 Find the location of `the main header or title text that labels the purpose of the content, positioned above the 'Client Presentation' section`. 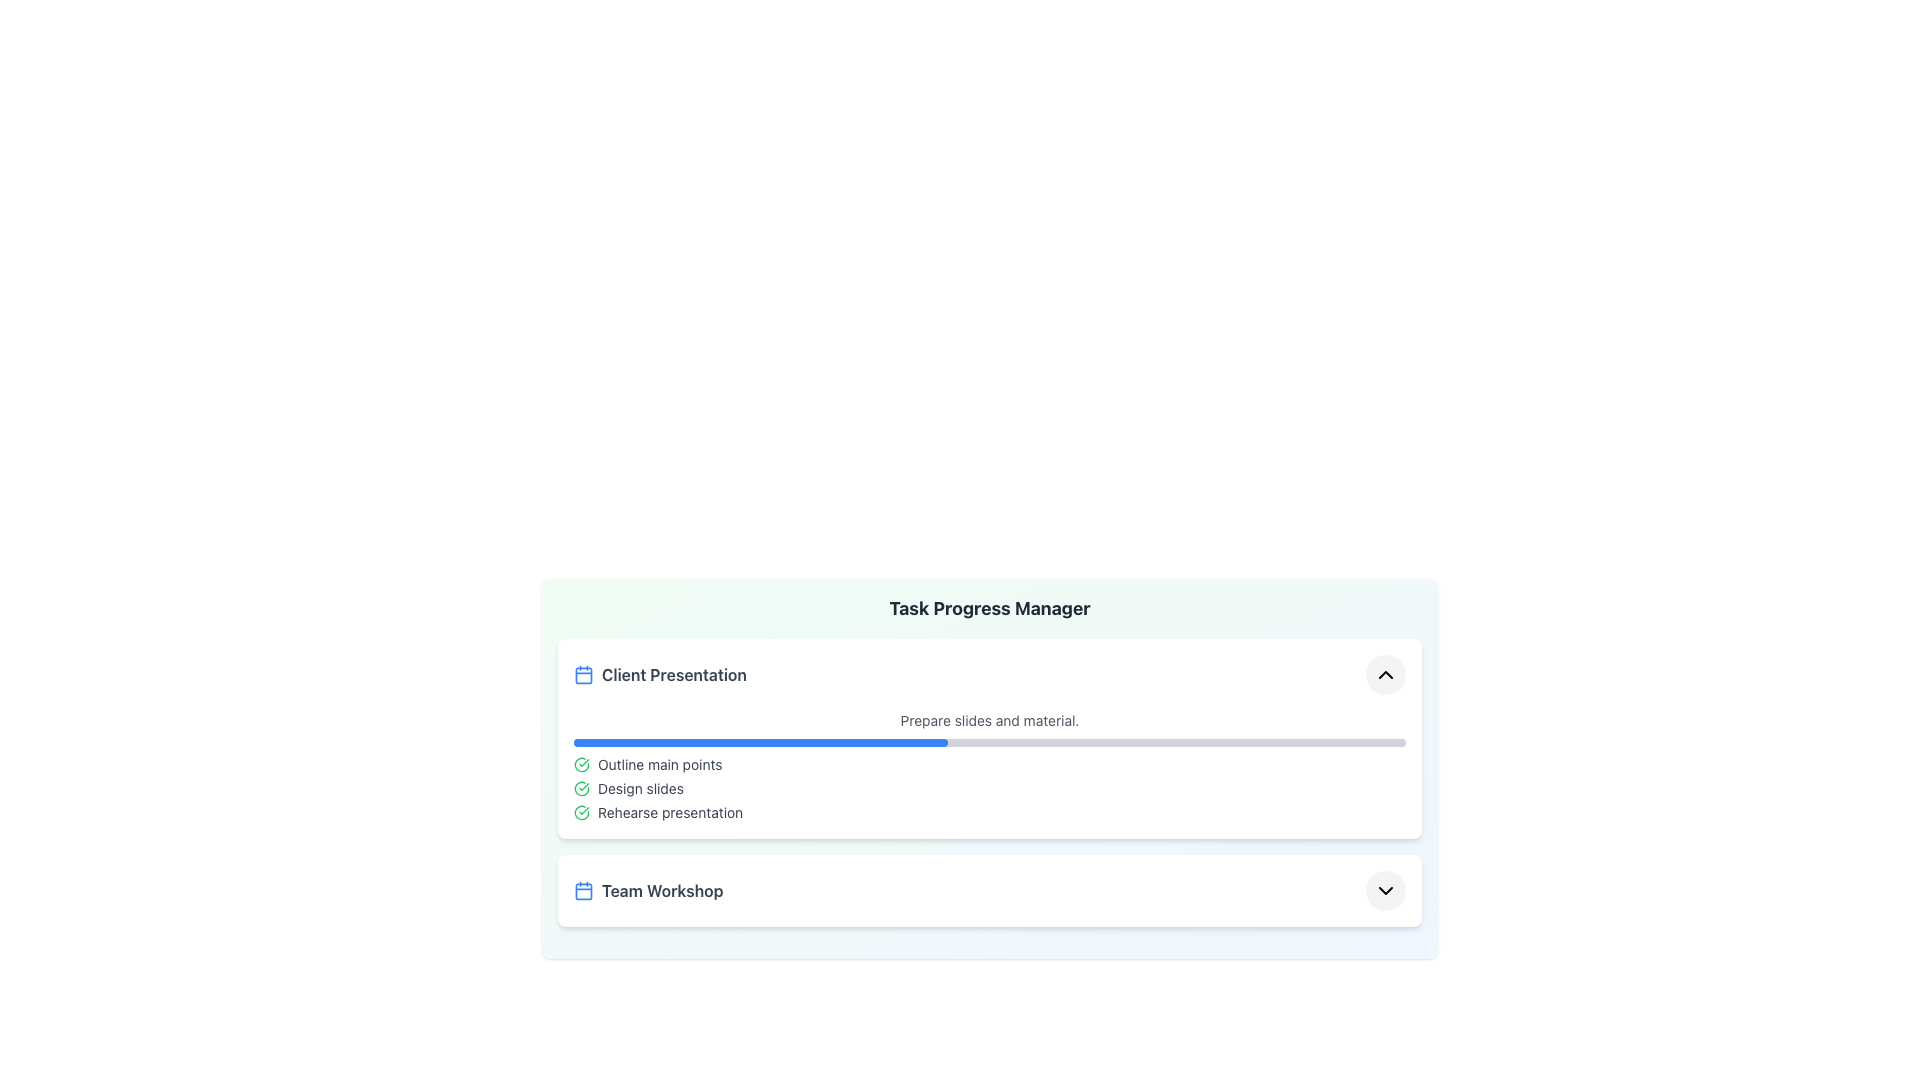

the main header or title text that labels the purpose of the content, positioned above the 'Client Presentation' section is located at coordinates (989, 608).